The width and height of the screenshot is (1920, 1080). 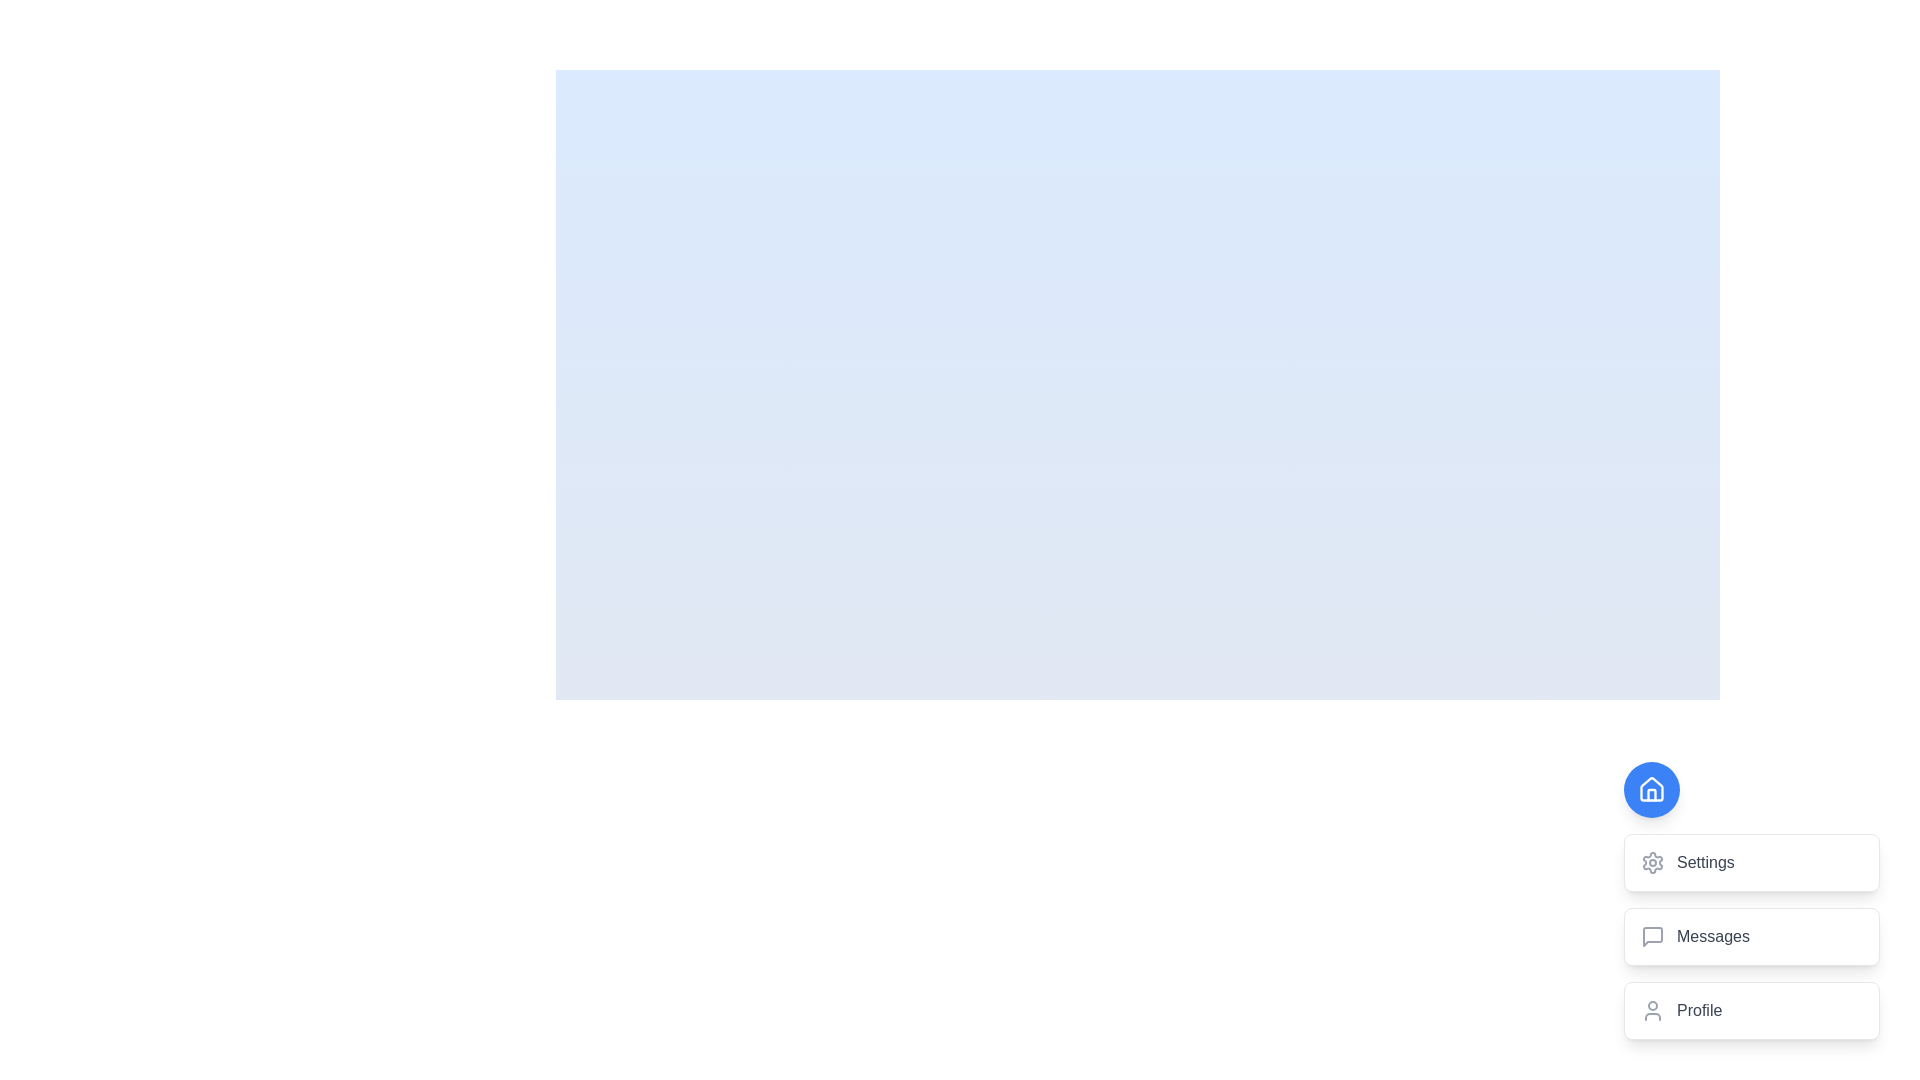 What do you see at coordinates (1651, 789) in the screenshot?
I see `the round blue button with a white house icon located in the bottom-right corner above the list of 'Settings,' 'Messages,' and 'Profile.'` at bounding box center [1651, 789].